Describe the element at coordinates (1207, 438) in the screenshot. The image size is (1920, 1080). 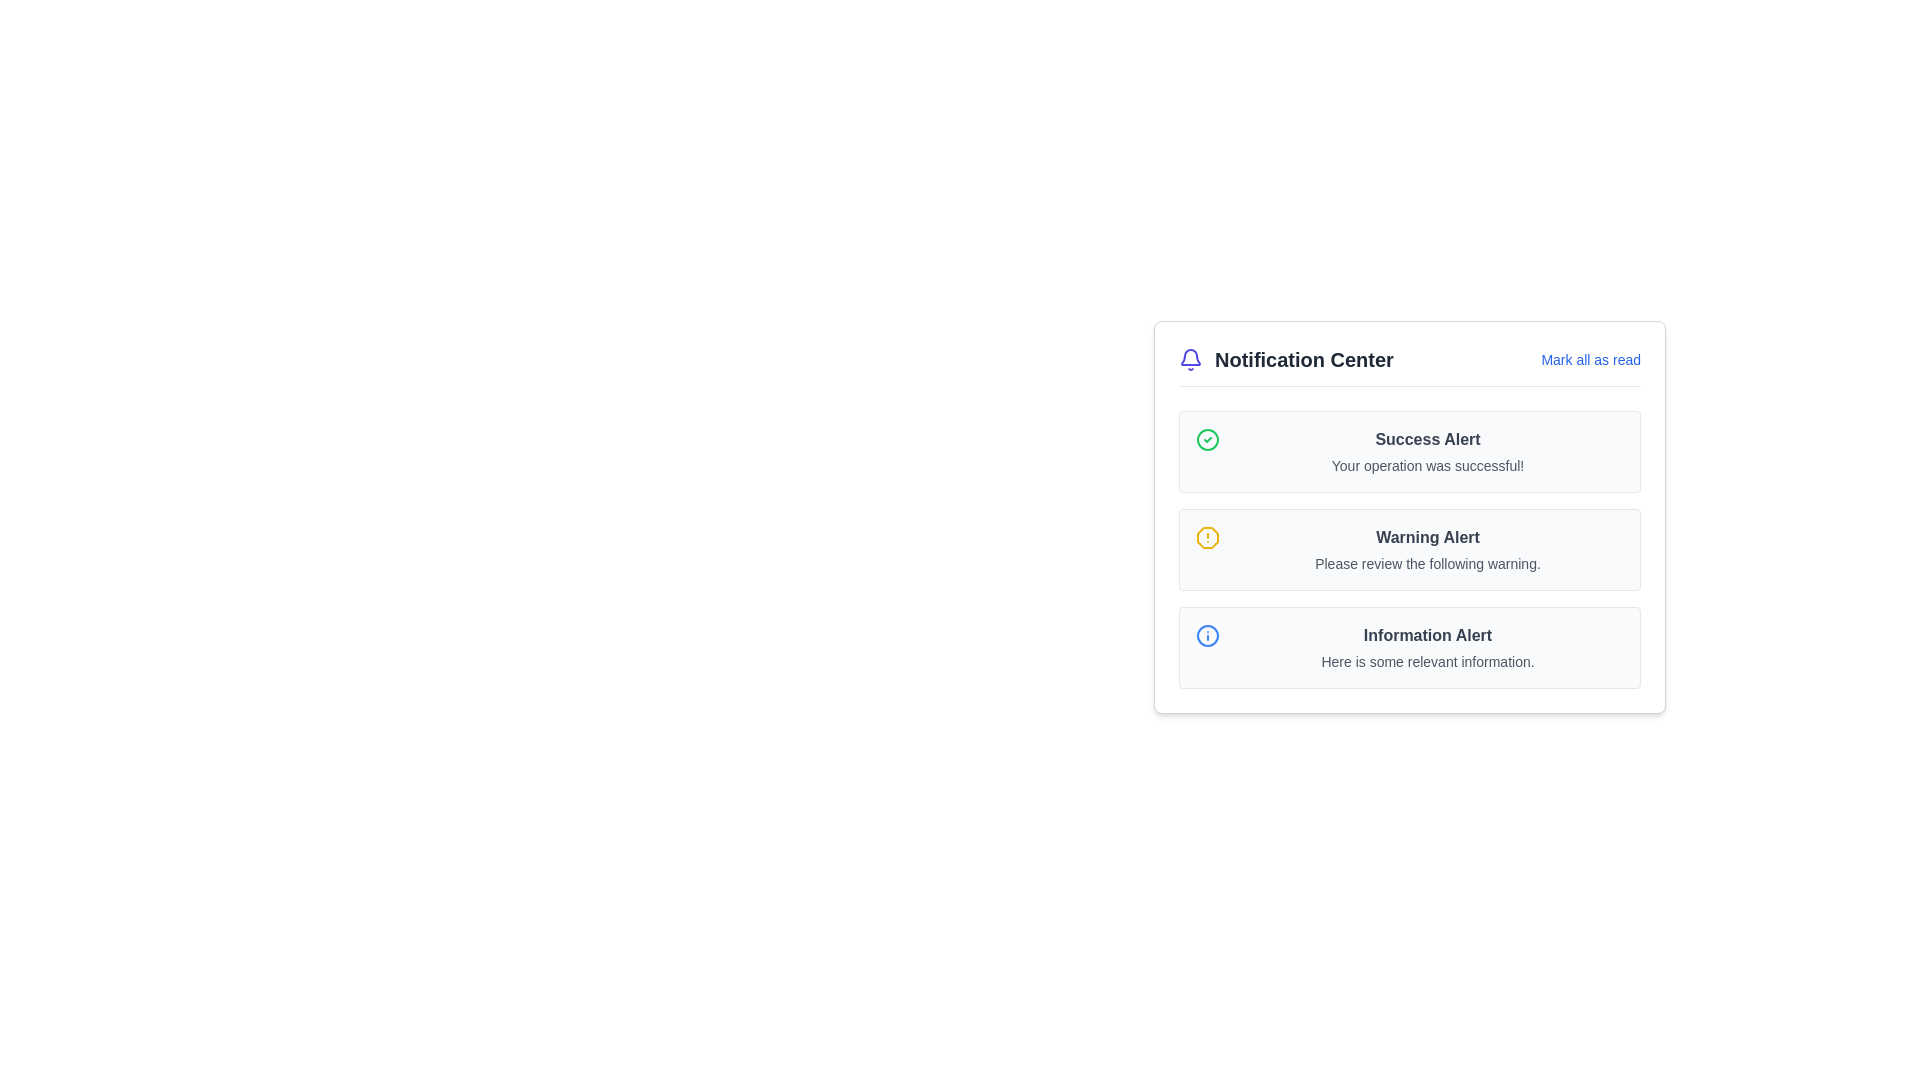
I see `the visual indicator circle located within the 'Success Alert' notification card, which is positioned to the left of the 'Success Alert' text` at that location.